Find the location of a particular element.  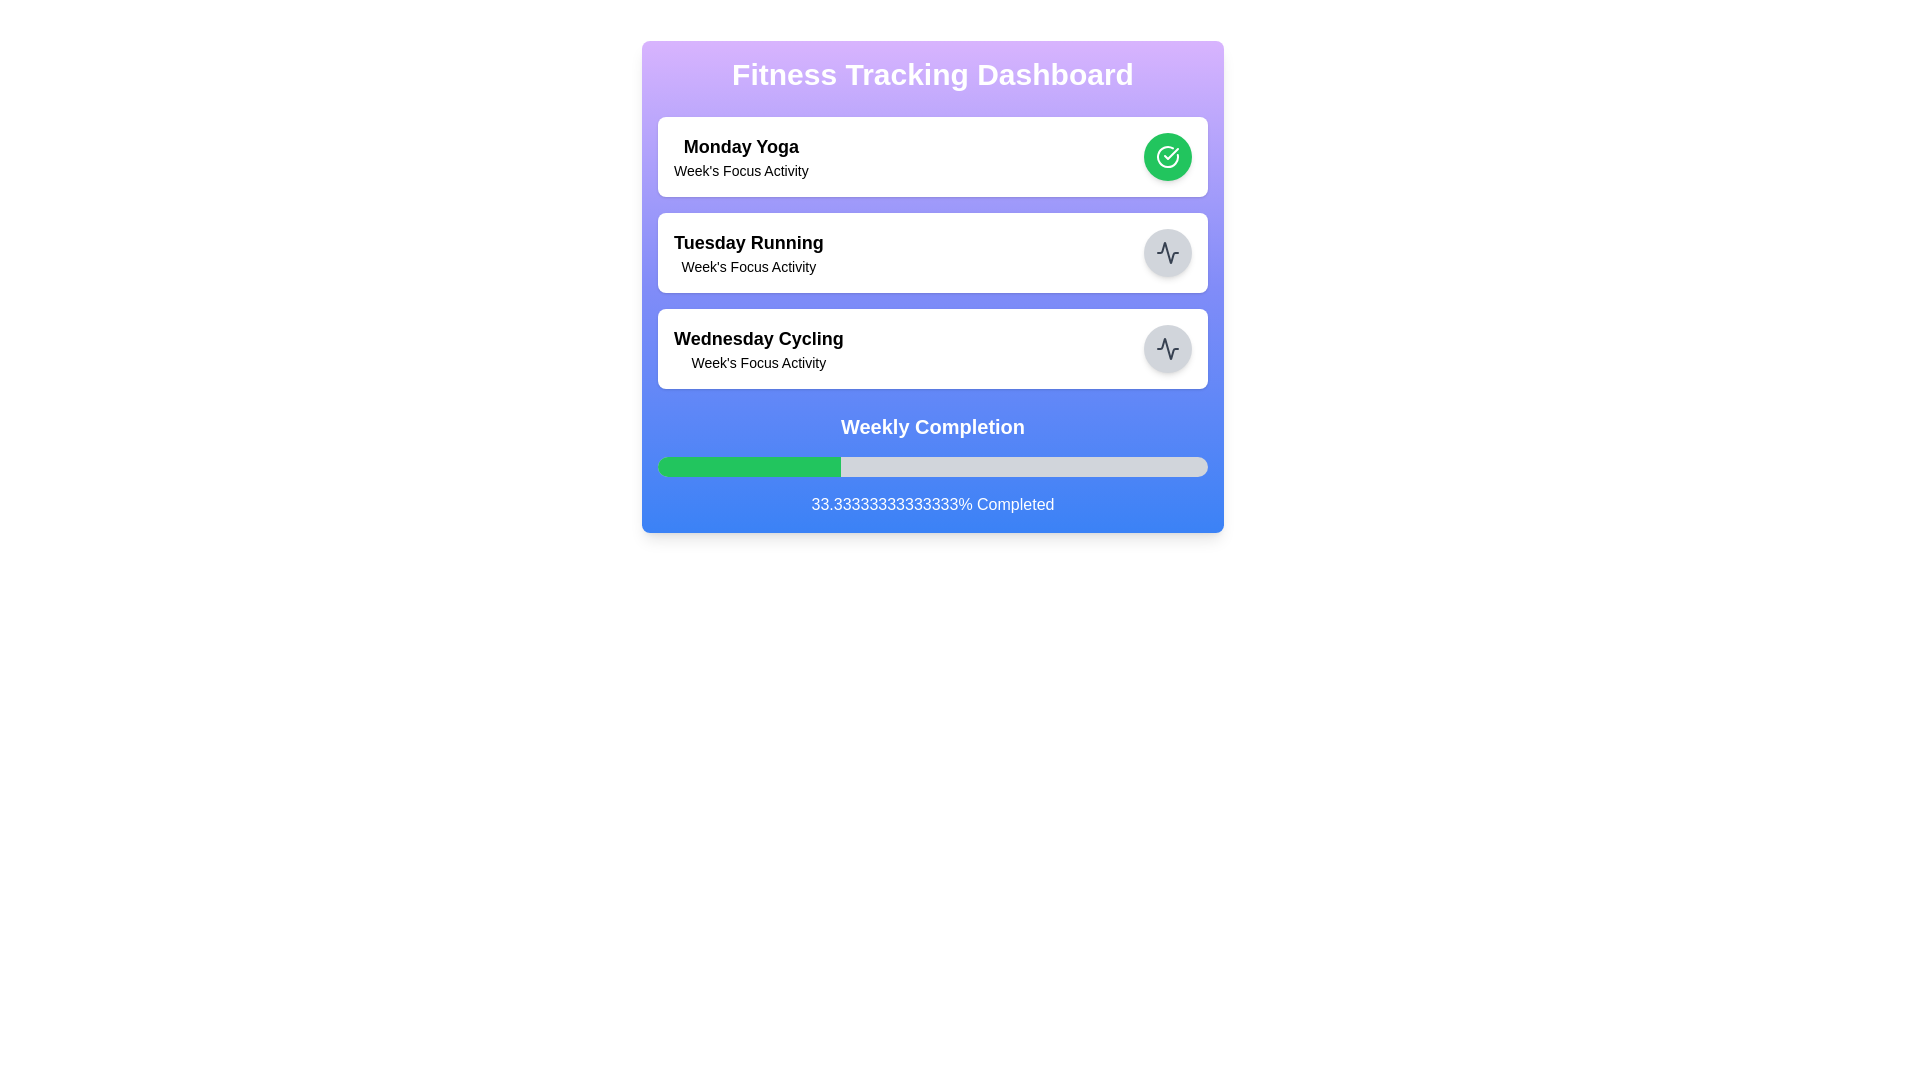

the Progress Indicator that visually indicates a 33.33% completion within the progress bar located beneath the 'Weekly Completion' heading is located at coordinates (748, 466).